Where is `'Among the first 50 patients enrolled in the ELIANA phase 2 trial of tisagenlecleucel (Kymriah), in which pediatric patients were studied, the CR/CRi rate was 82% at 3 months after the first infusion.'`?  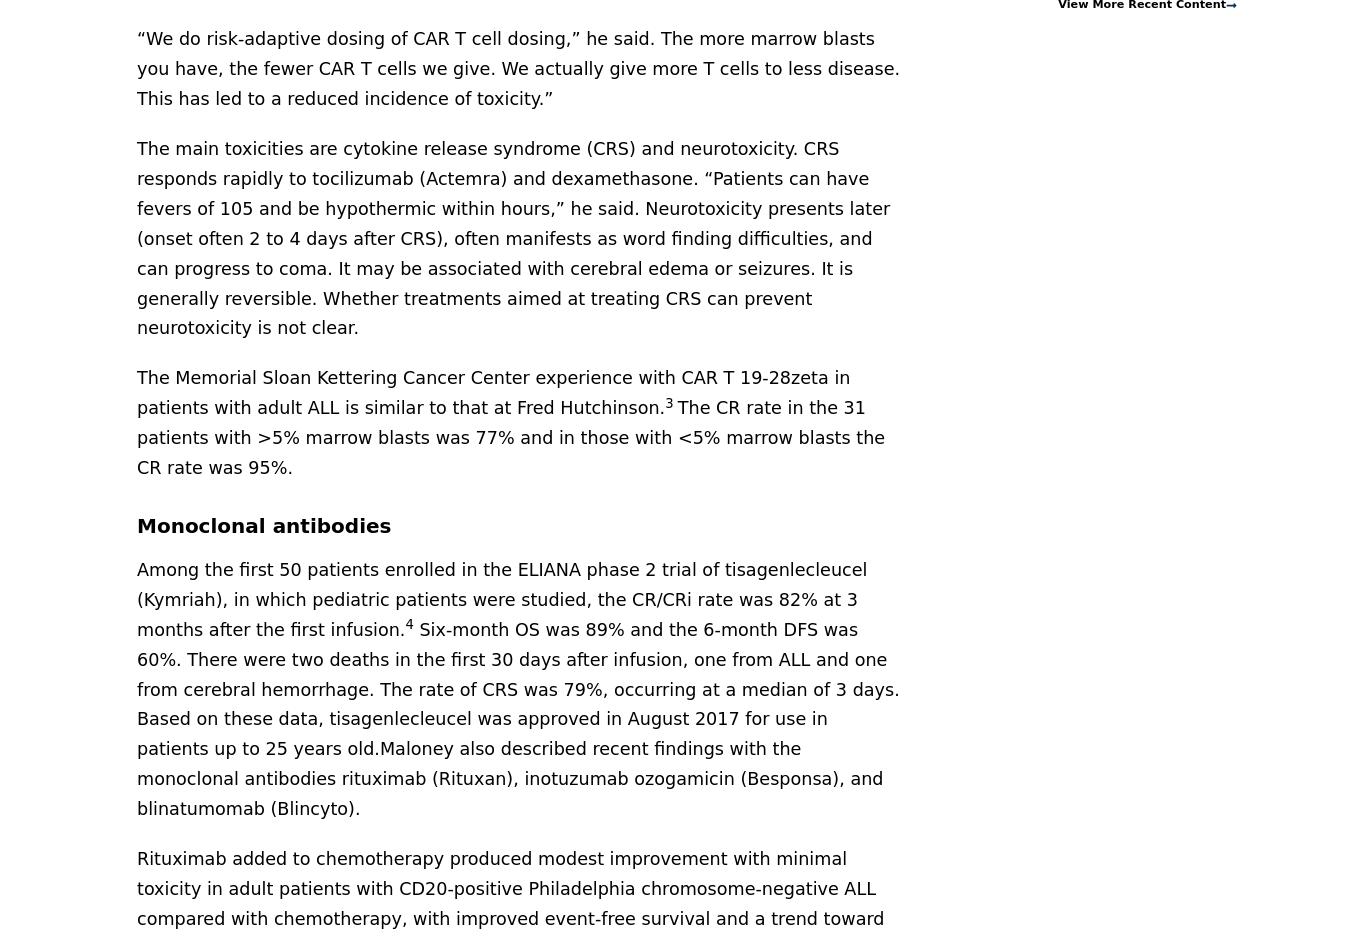 'Among the first 50 patients enrolled in the ELIANA phase 2 trial of tisagenlecleucel (Kymriah), in which pediatric patients were studied, the CR/CRi rate was 82% at 3 months after the first infusion.' is located at coordinates (502, 599).